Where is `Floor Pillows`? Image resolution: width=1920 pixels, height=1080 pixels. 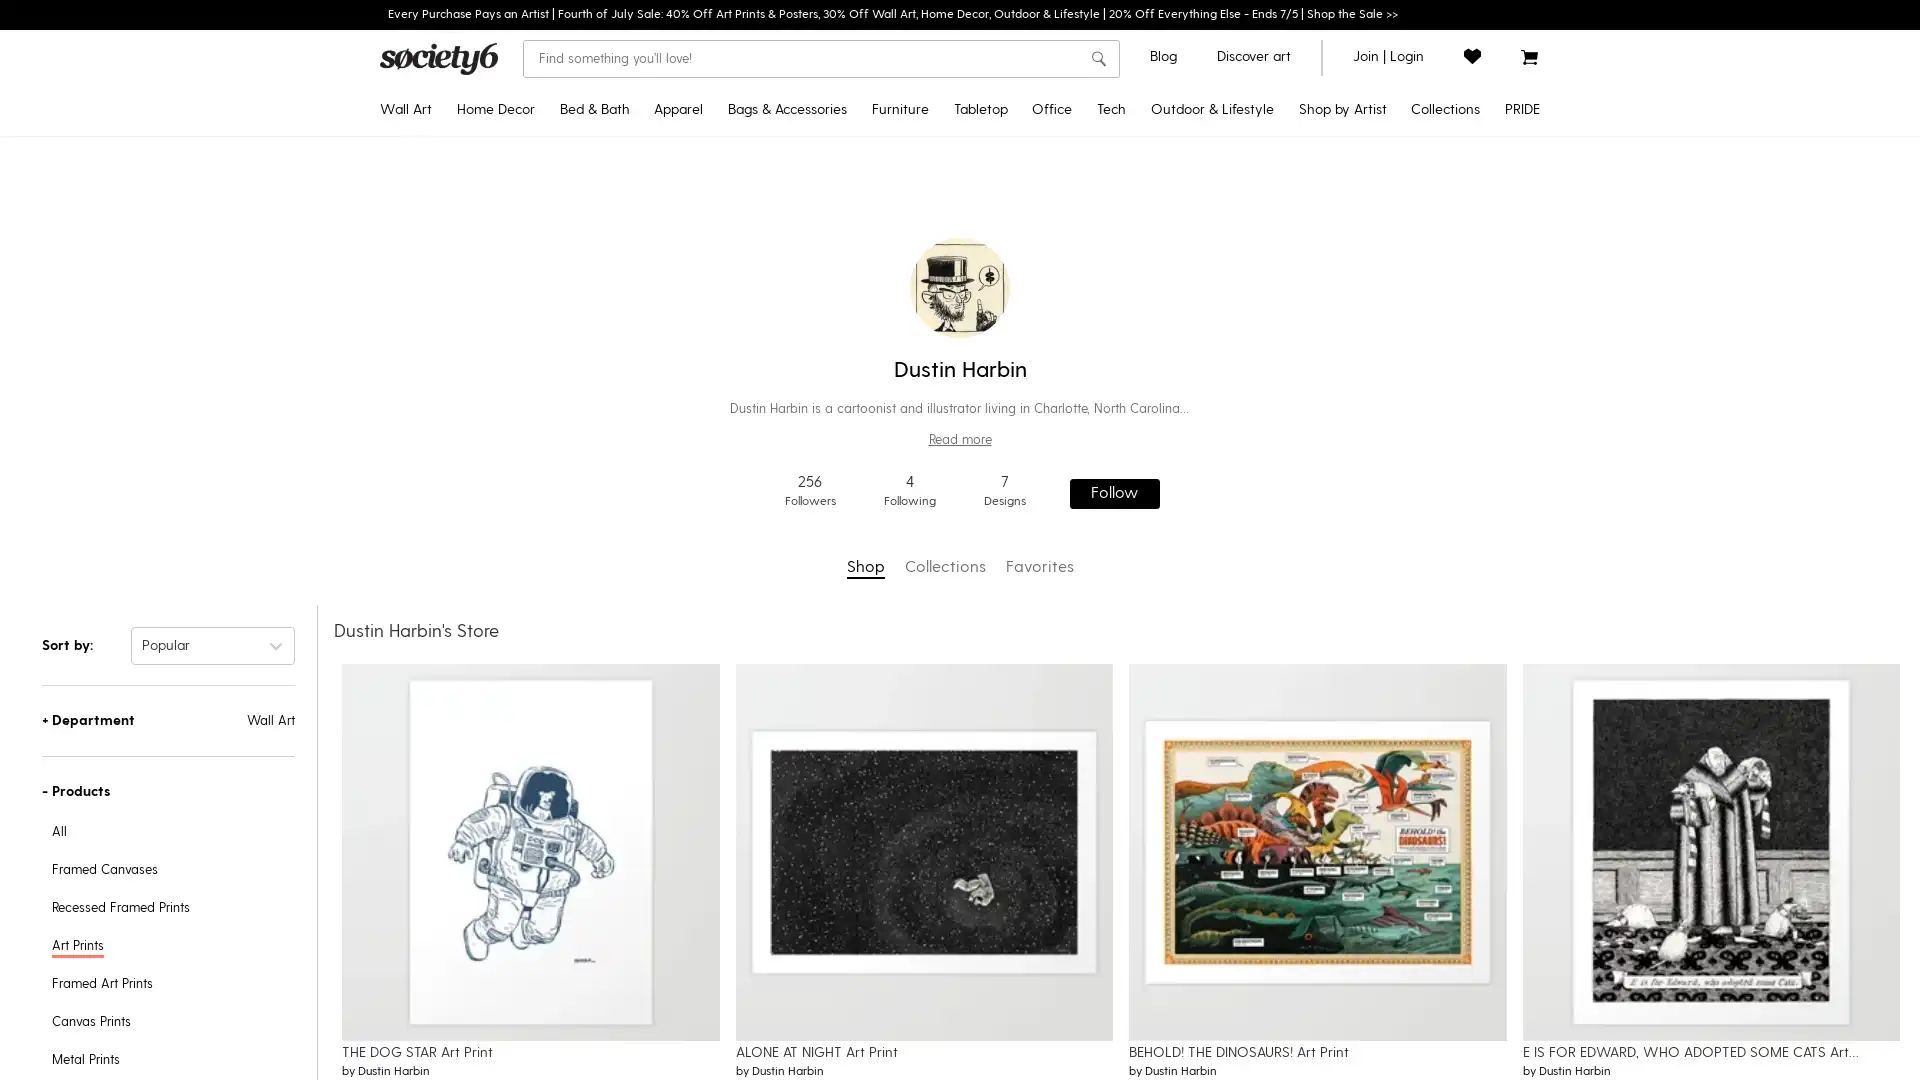
Floor Pillows is located at coordinates (533, 256).